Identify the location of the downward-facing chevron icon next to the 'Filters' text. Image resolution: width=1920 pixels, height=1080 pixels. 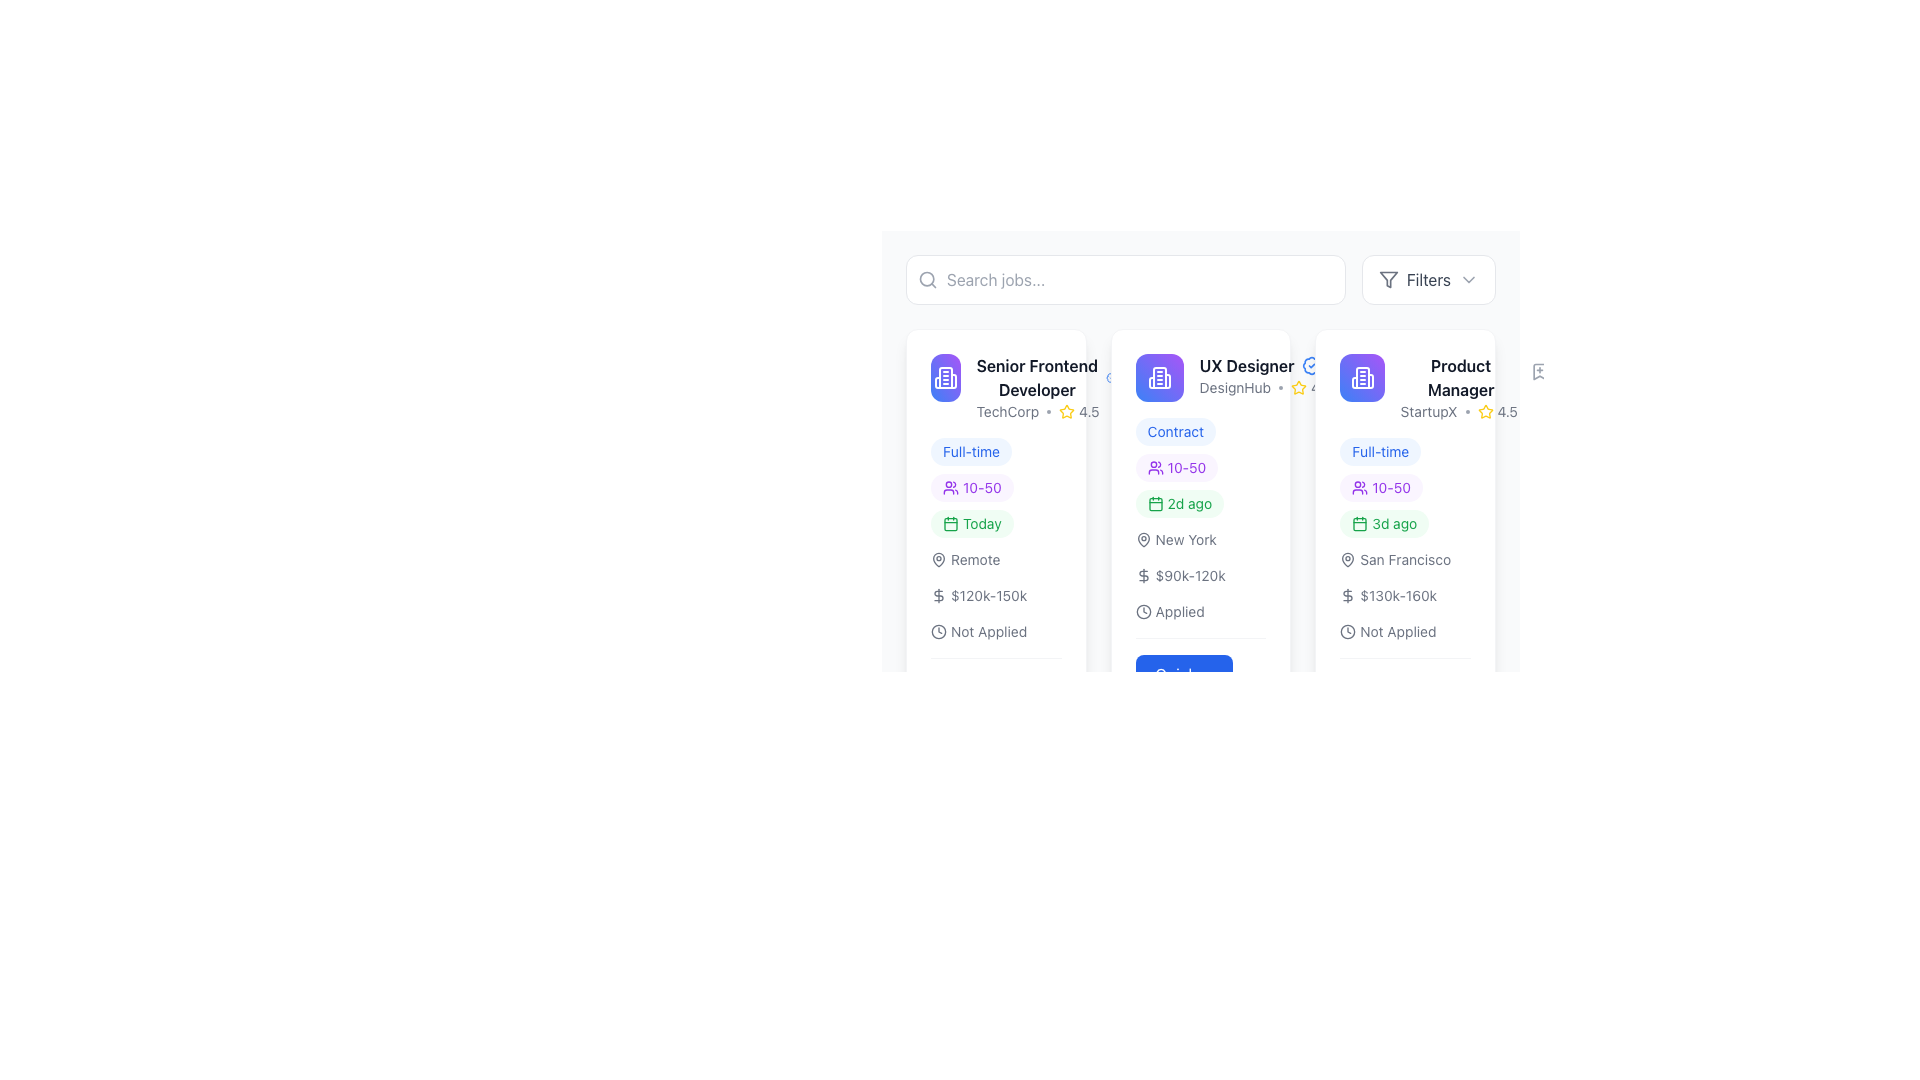
(1468, 280).